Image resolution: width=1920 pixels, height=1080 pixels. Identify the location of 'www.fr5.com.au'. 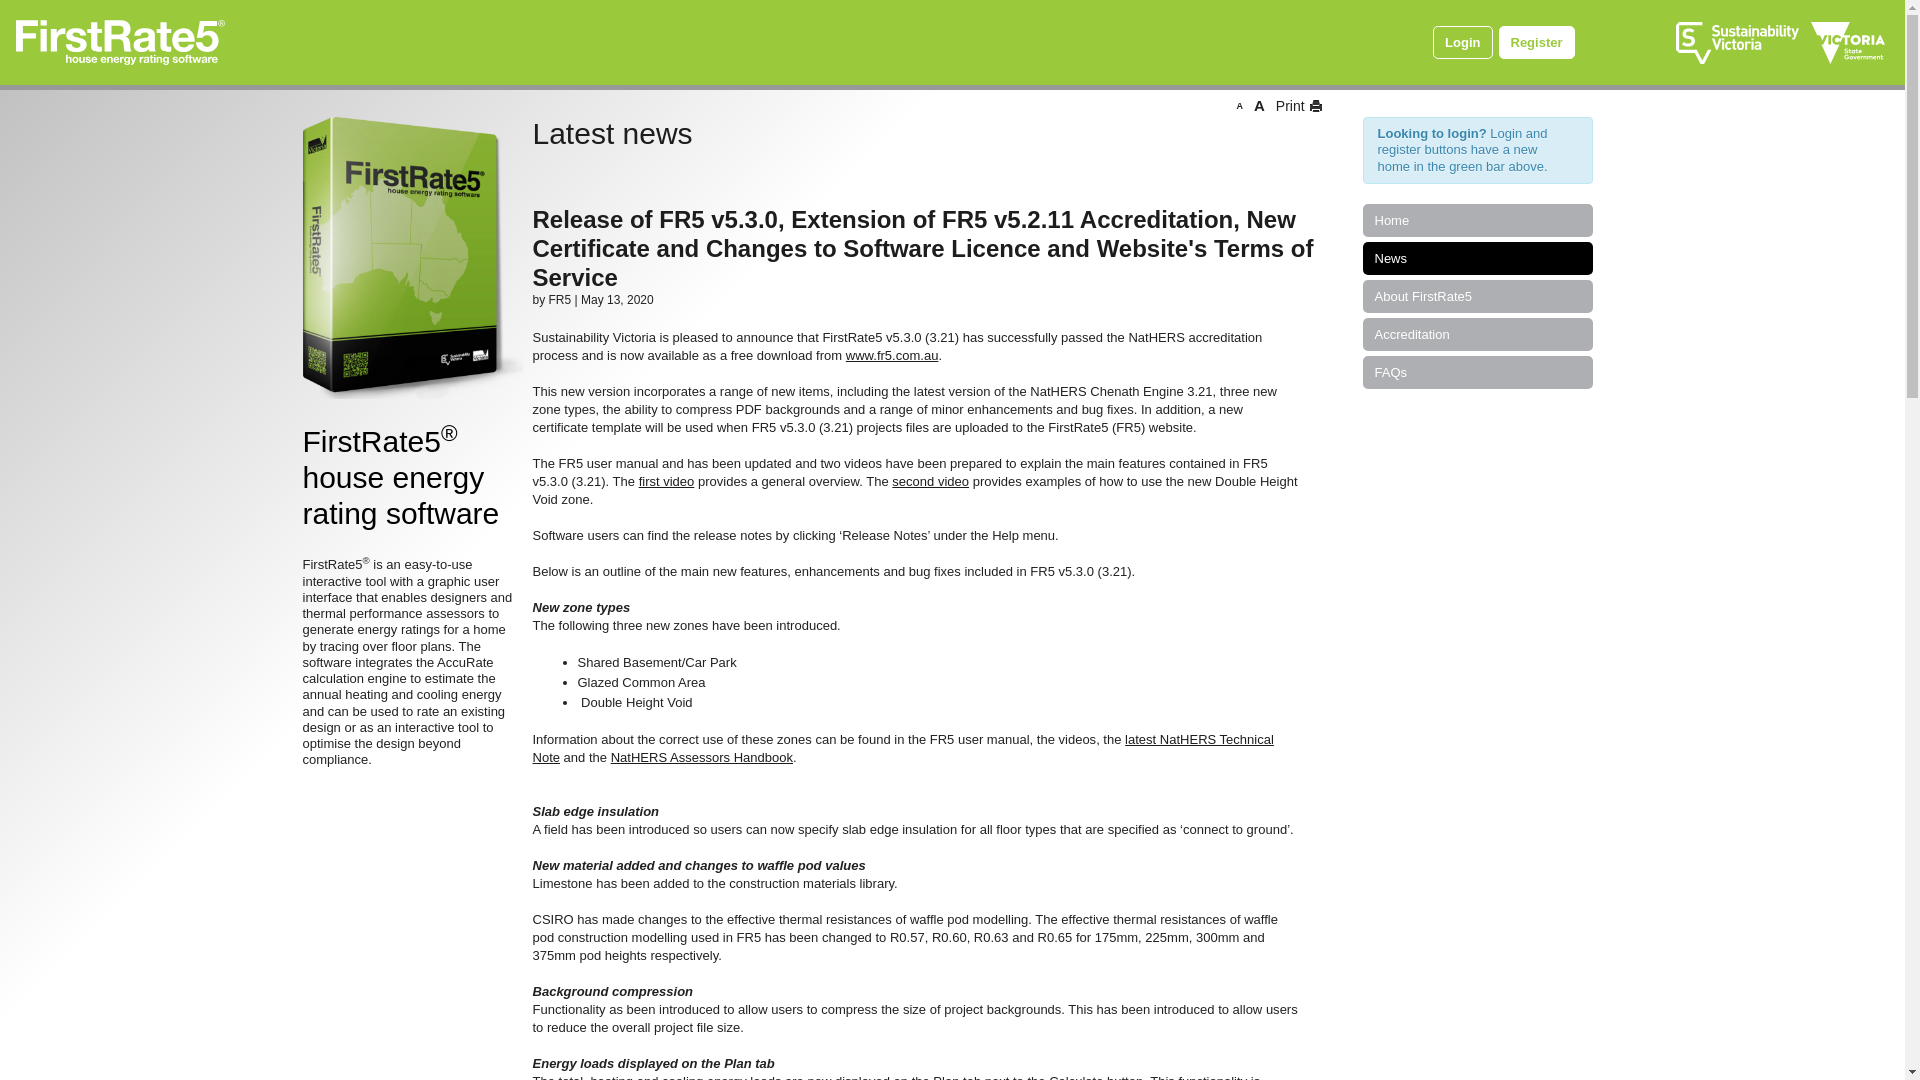
(891, 354).